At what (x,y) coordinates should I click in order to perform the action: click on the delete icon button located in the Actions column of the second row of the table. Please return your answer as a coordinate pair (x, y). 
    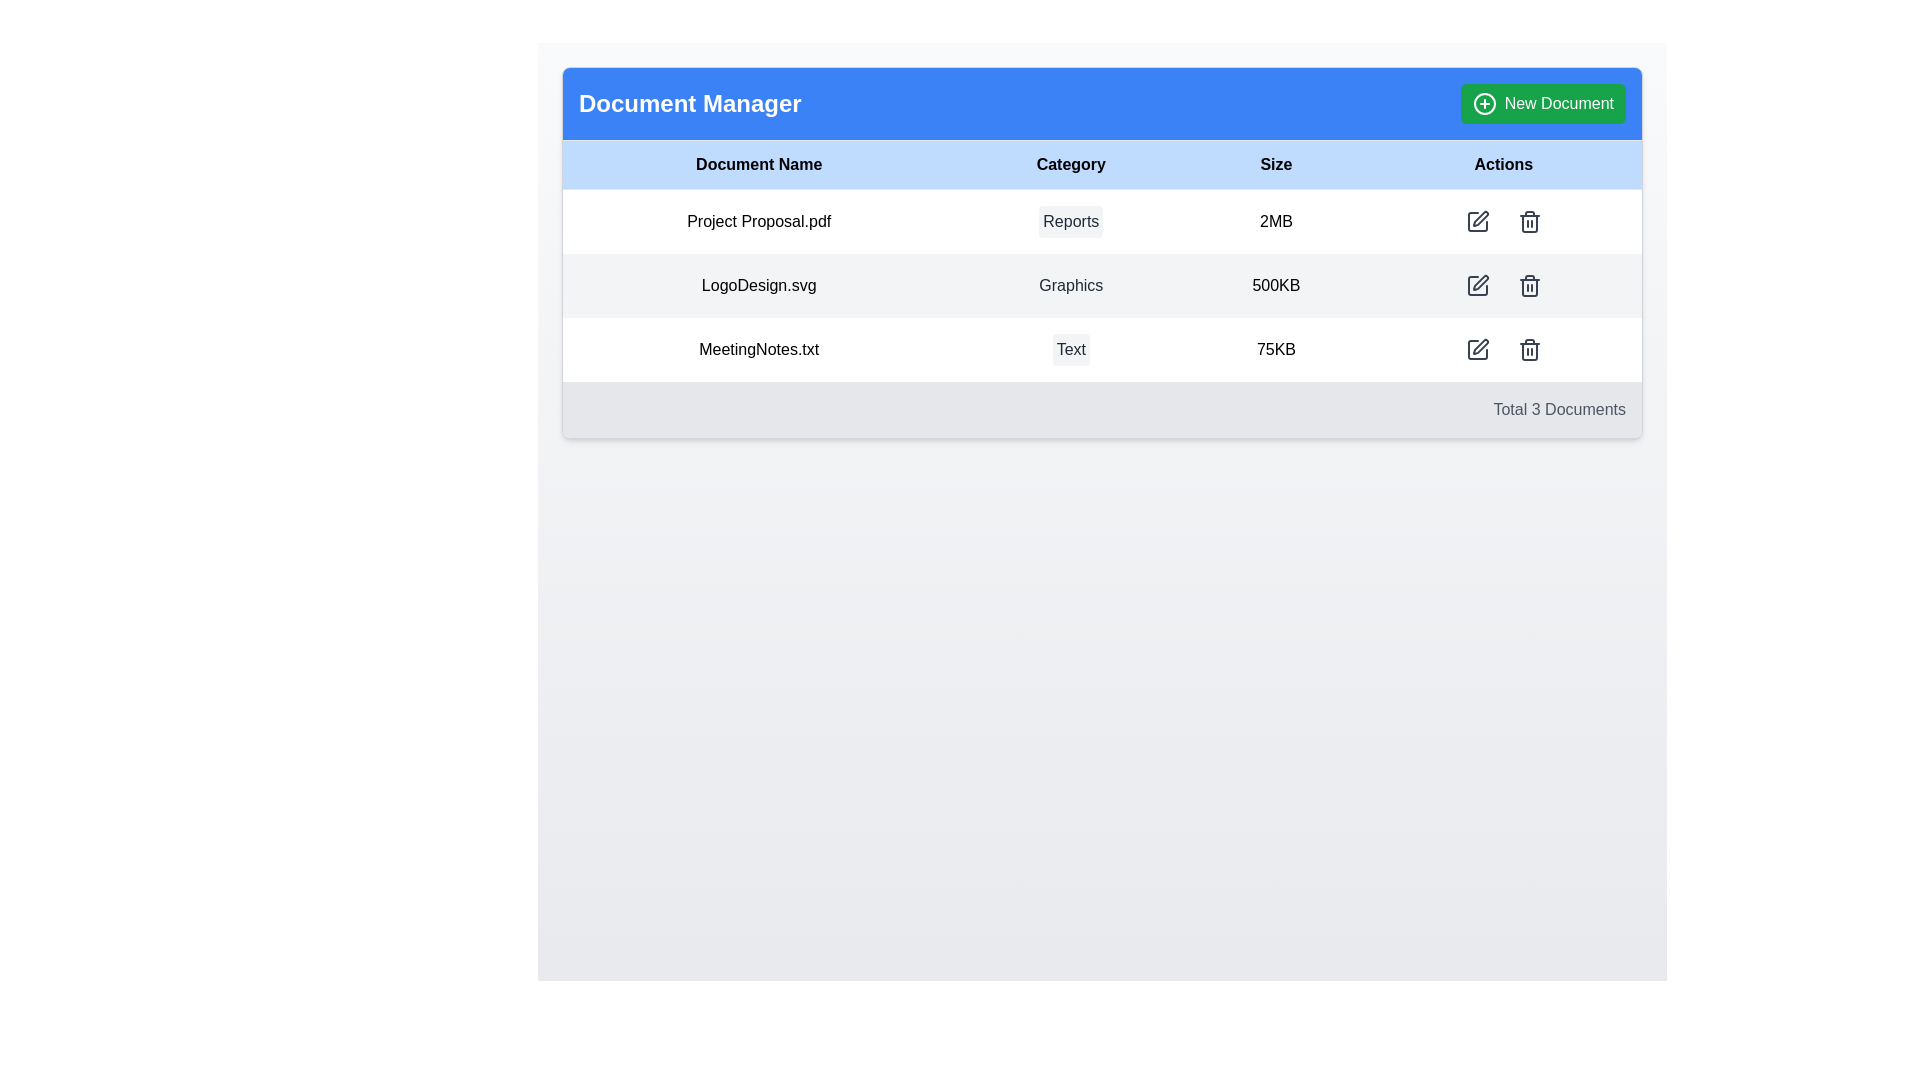
    Looking at the image, I should click on (1528, 285).